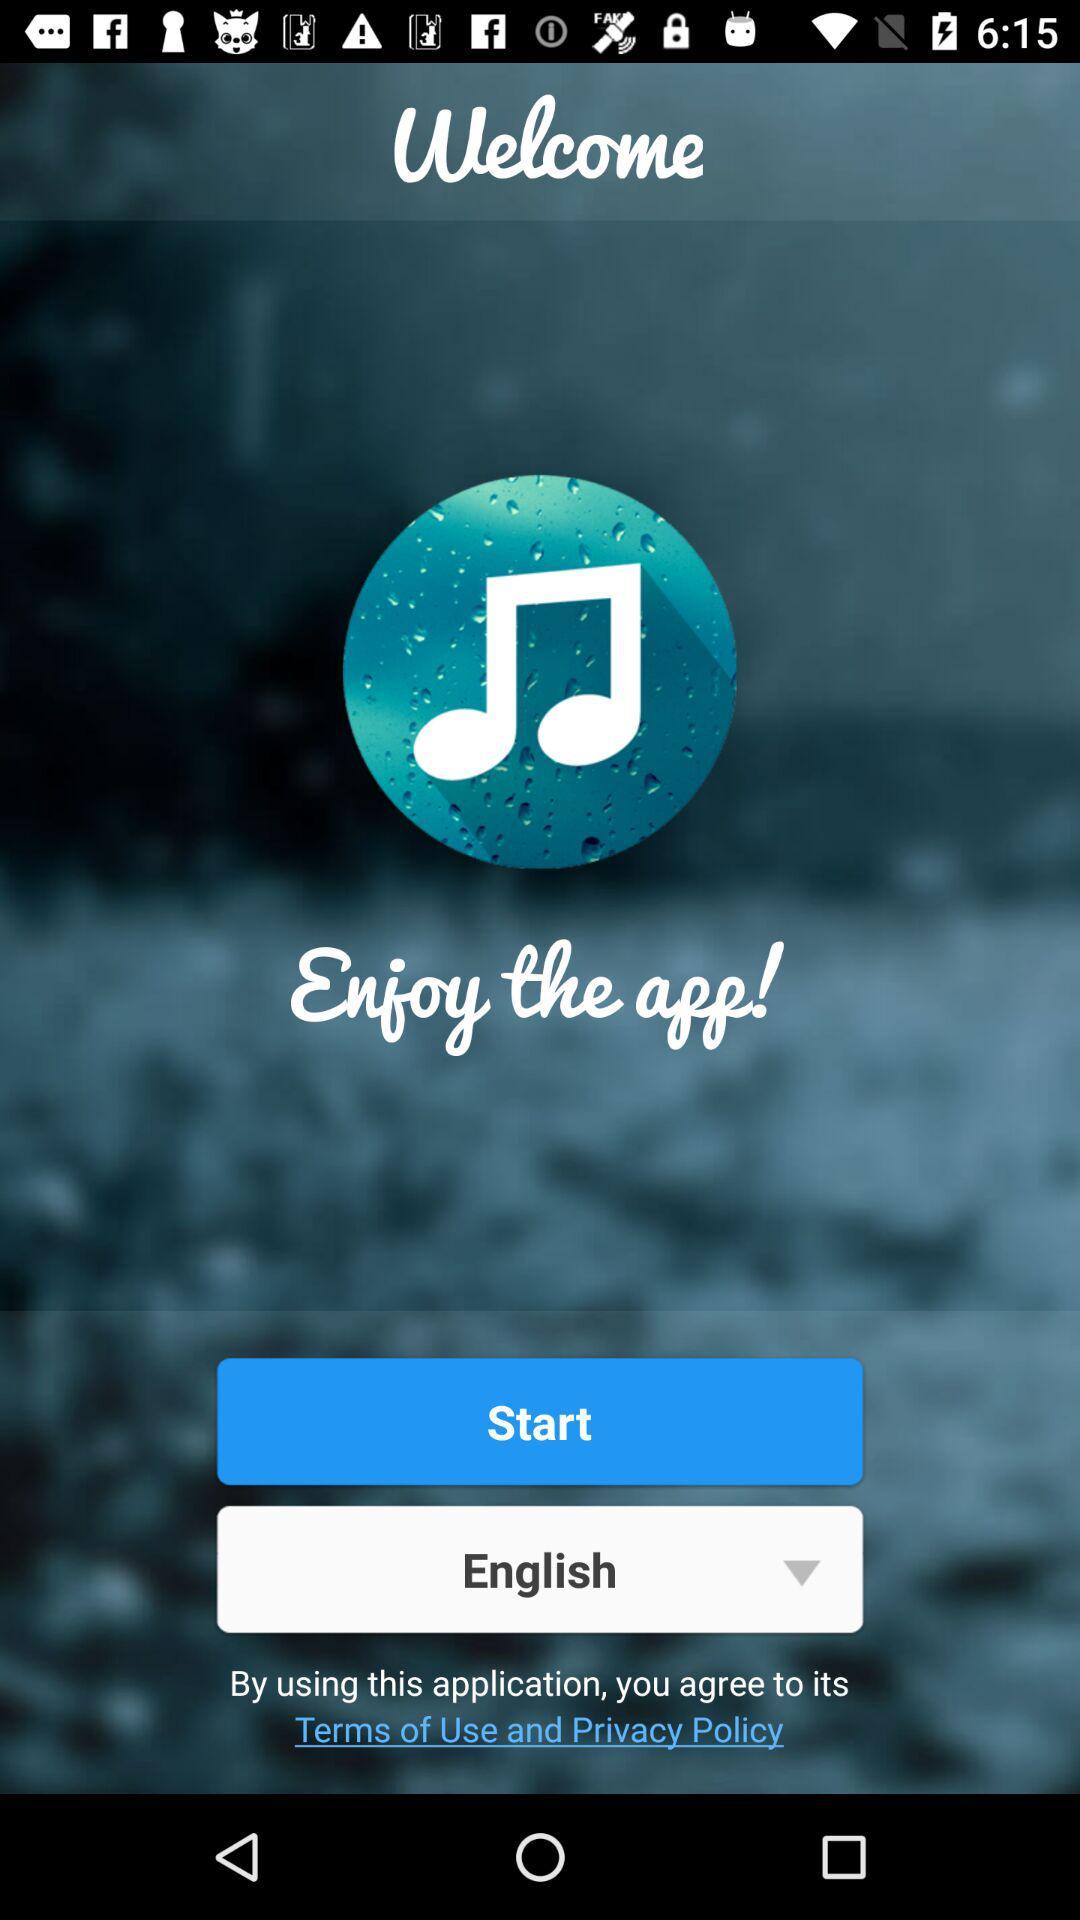 This screenshot has height=1920, width=1080. I want to click on the english, so click(538, 1568).